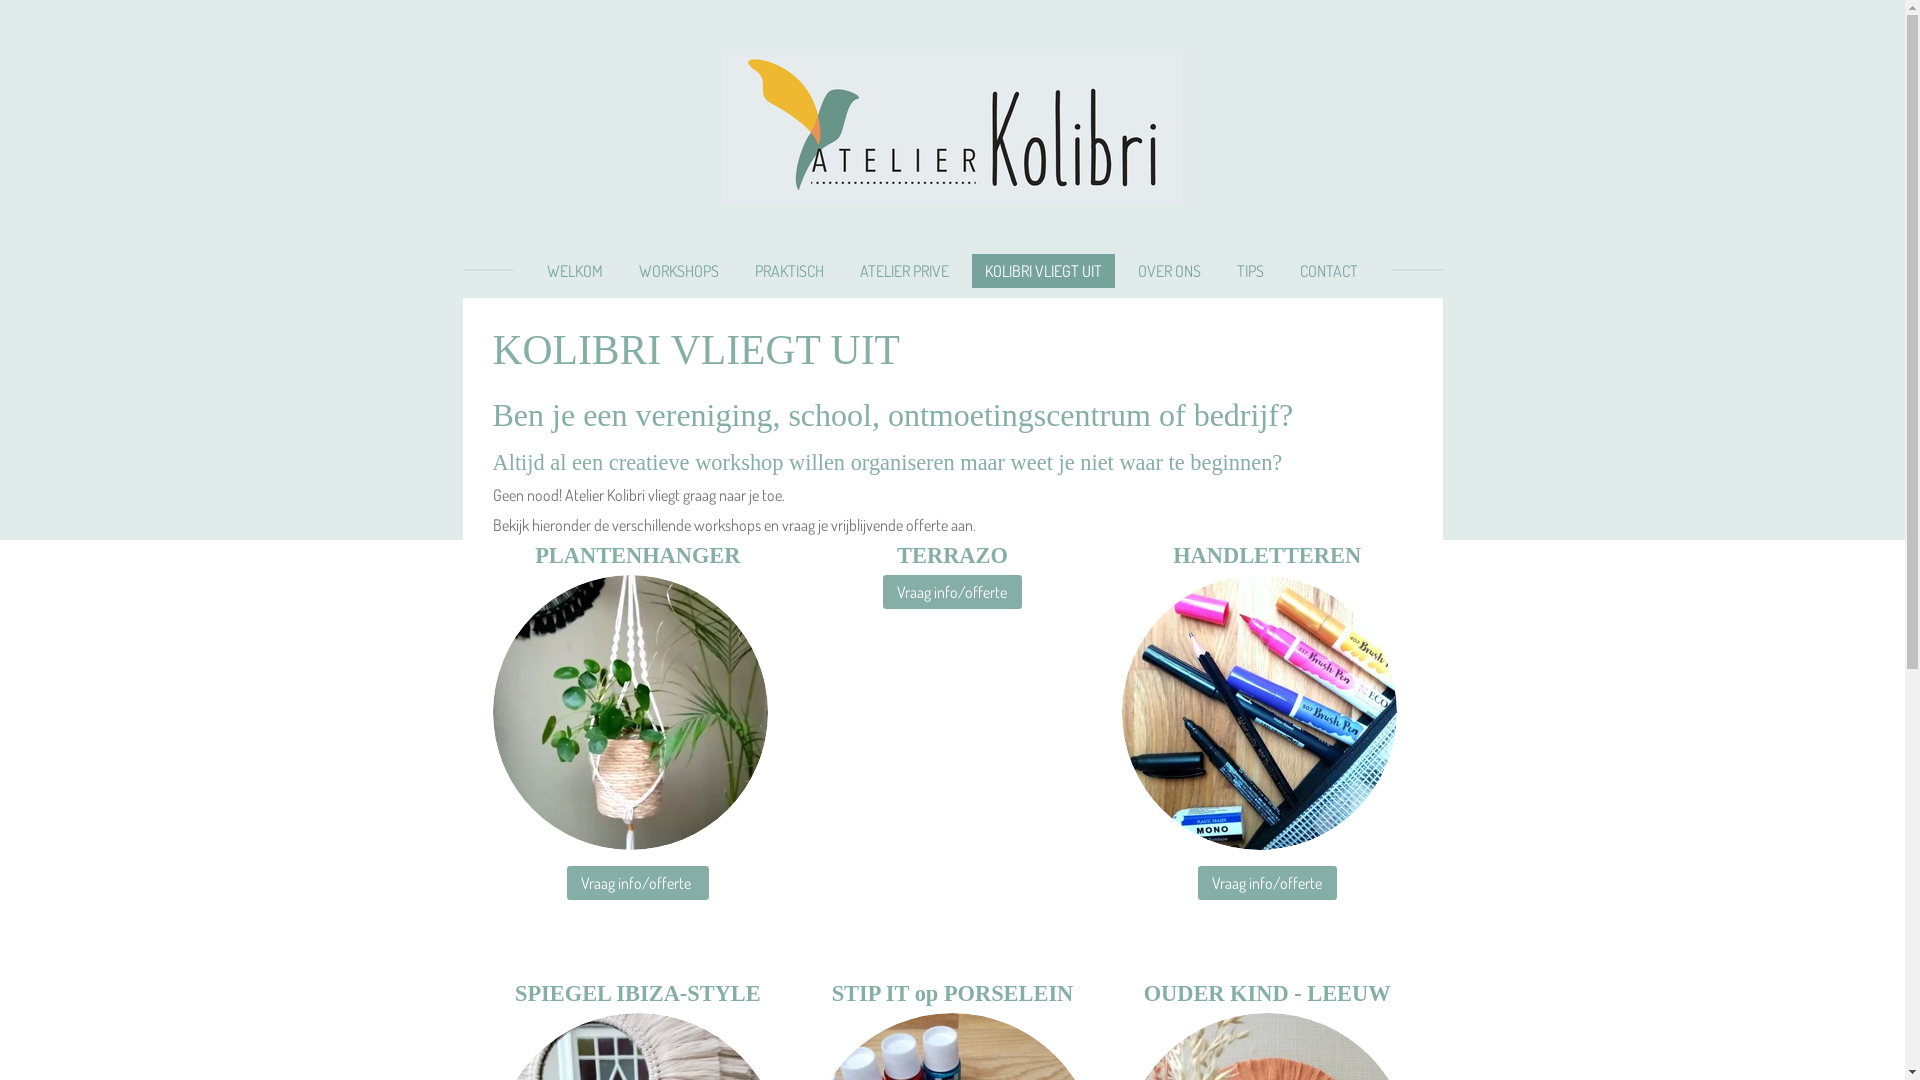 The height and width of the screenshot is (1080, 1920). What do you see at coordinates (1266, 882) in the screenshot?
I see `'Vraag info/offerte'` at bounding box center [1266, 882].